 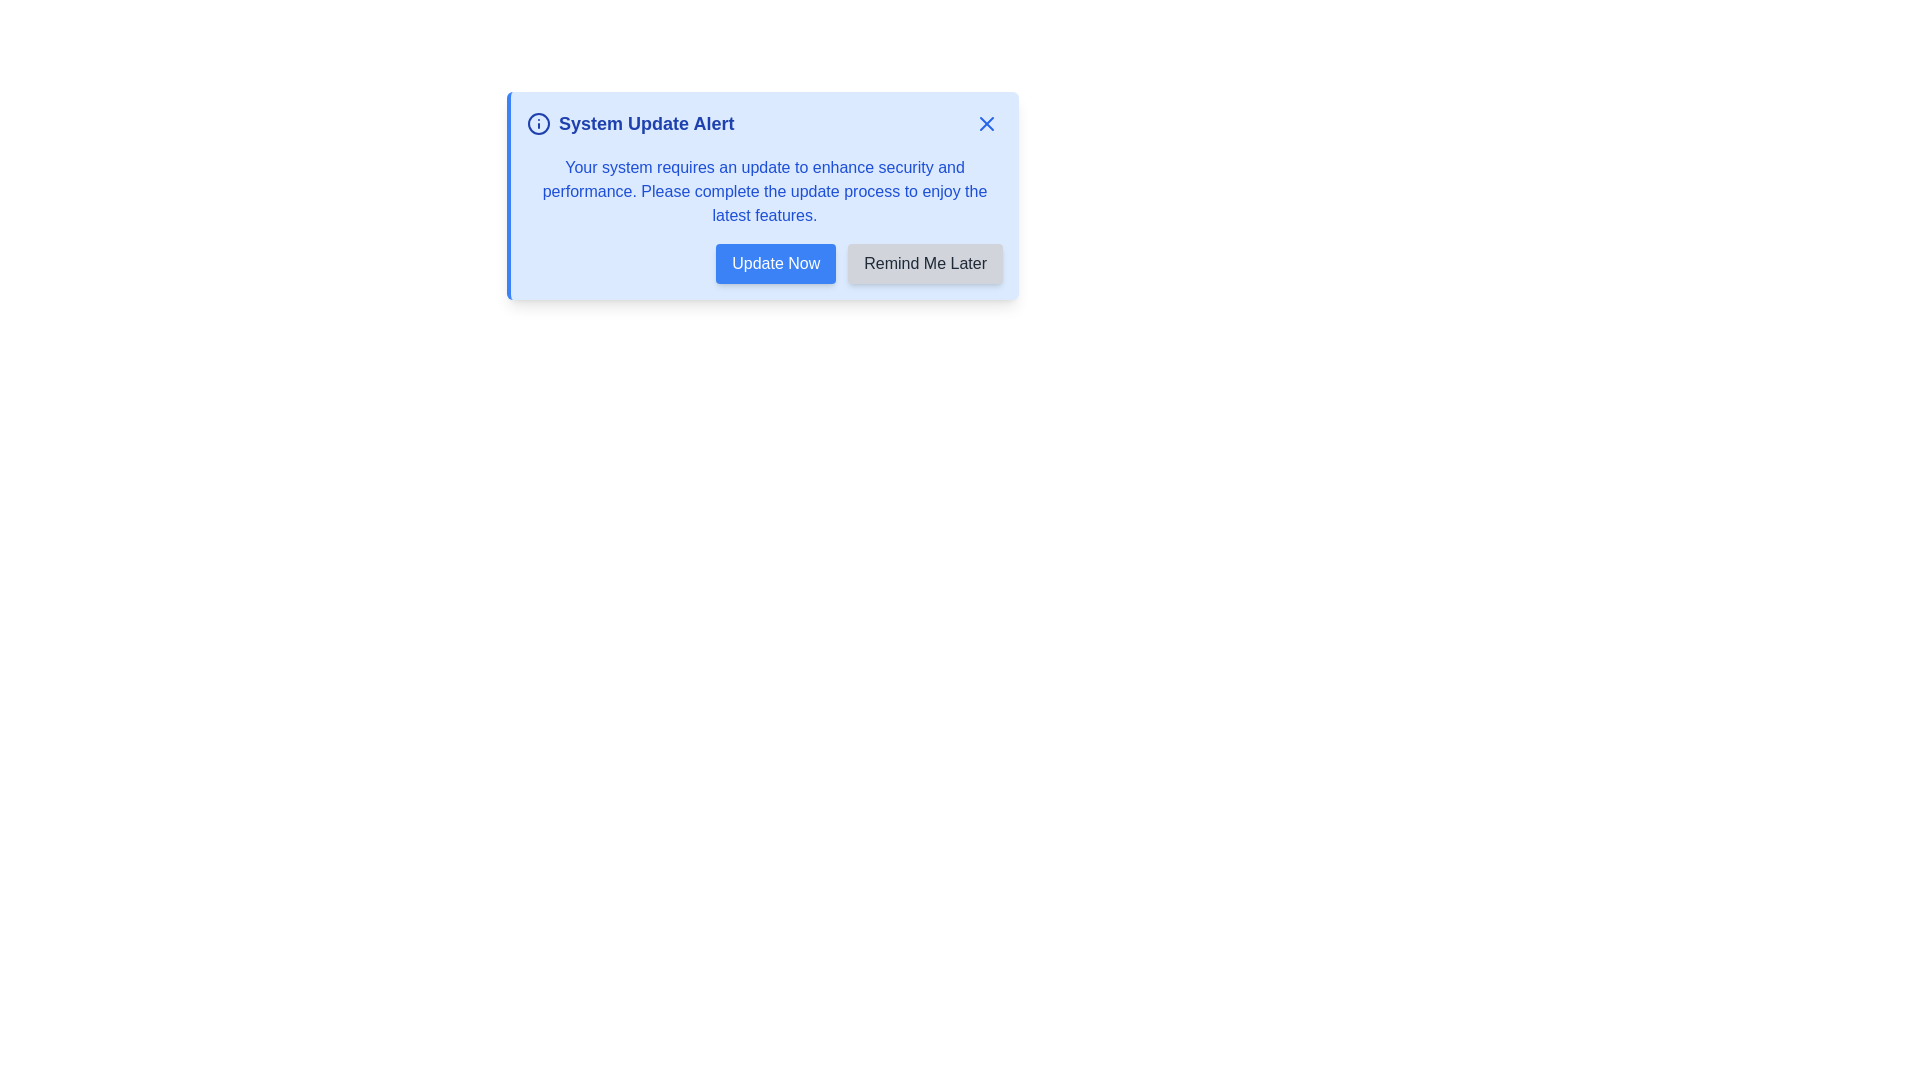 I want to click on the first button in the horizontally aligned group at the bottom-right corner of the 'System Update Alert' dialog box to change its background color, so click(x=775, y=262).